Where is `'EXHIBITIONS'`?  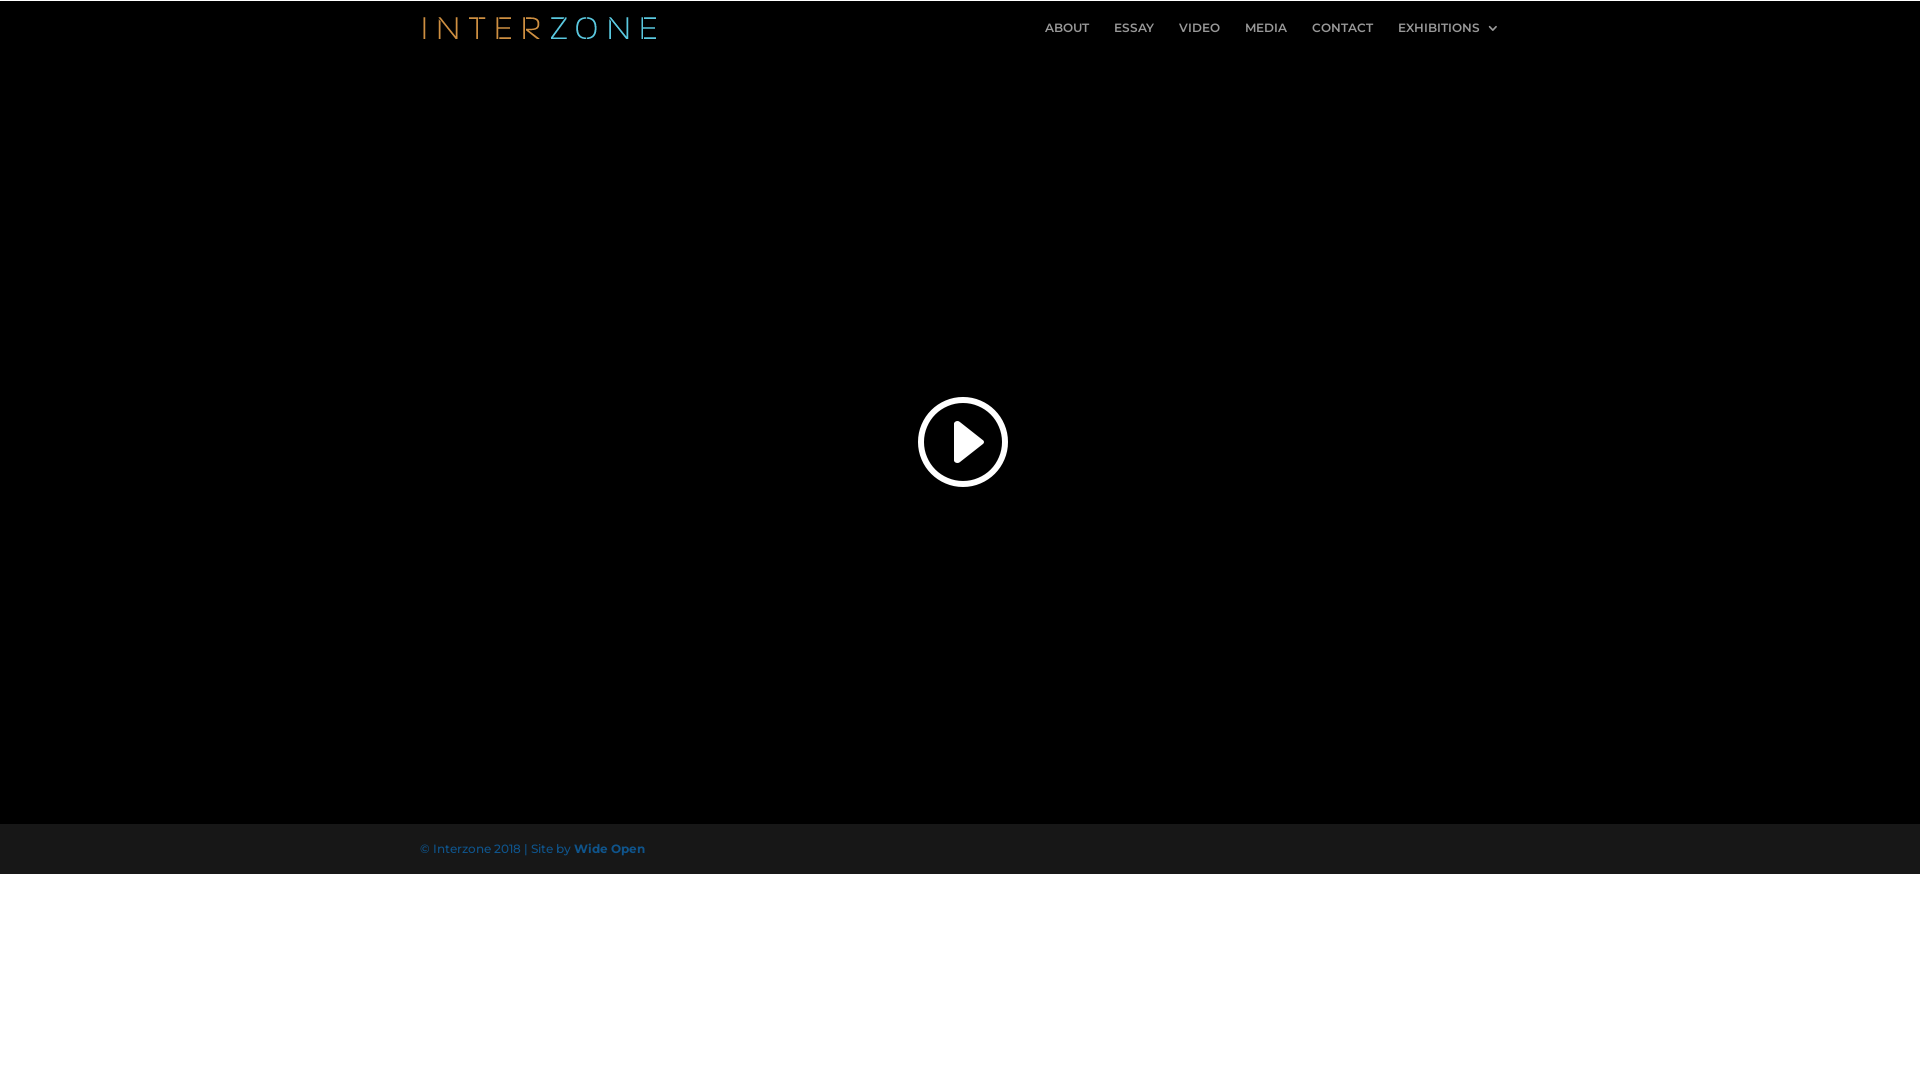 'EXHIBITIONS' is located at coordinates (1449, 38).